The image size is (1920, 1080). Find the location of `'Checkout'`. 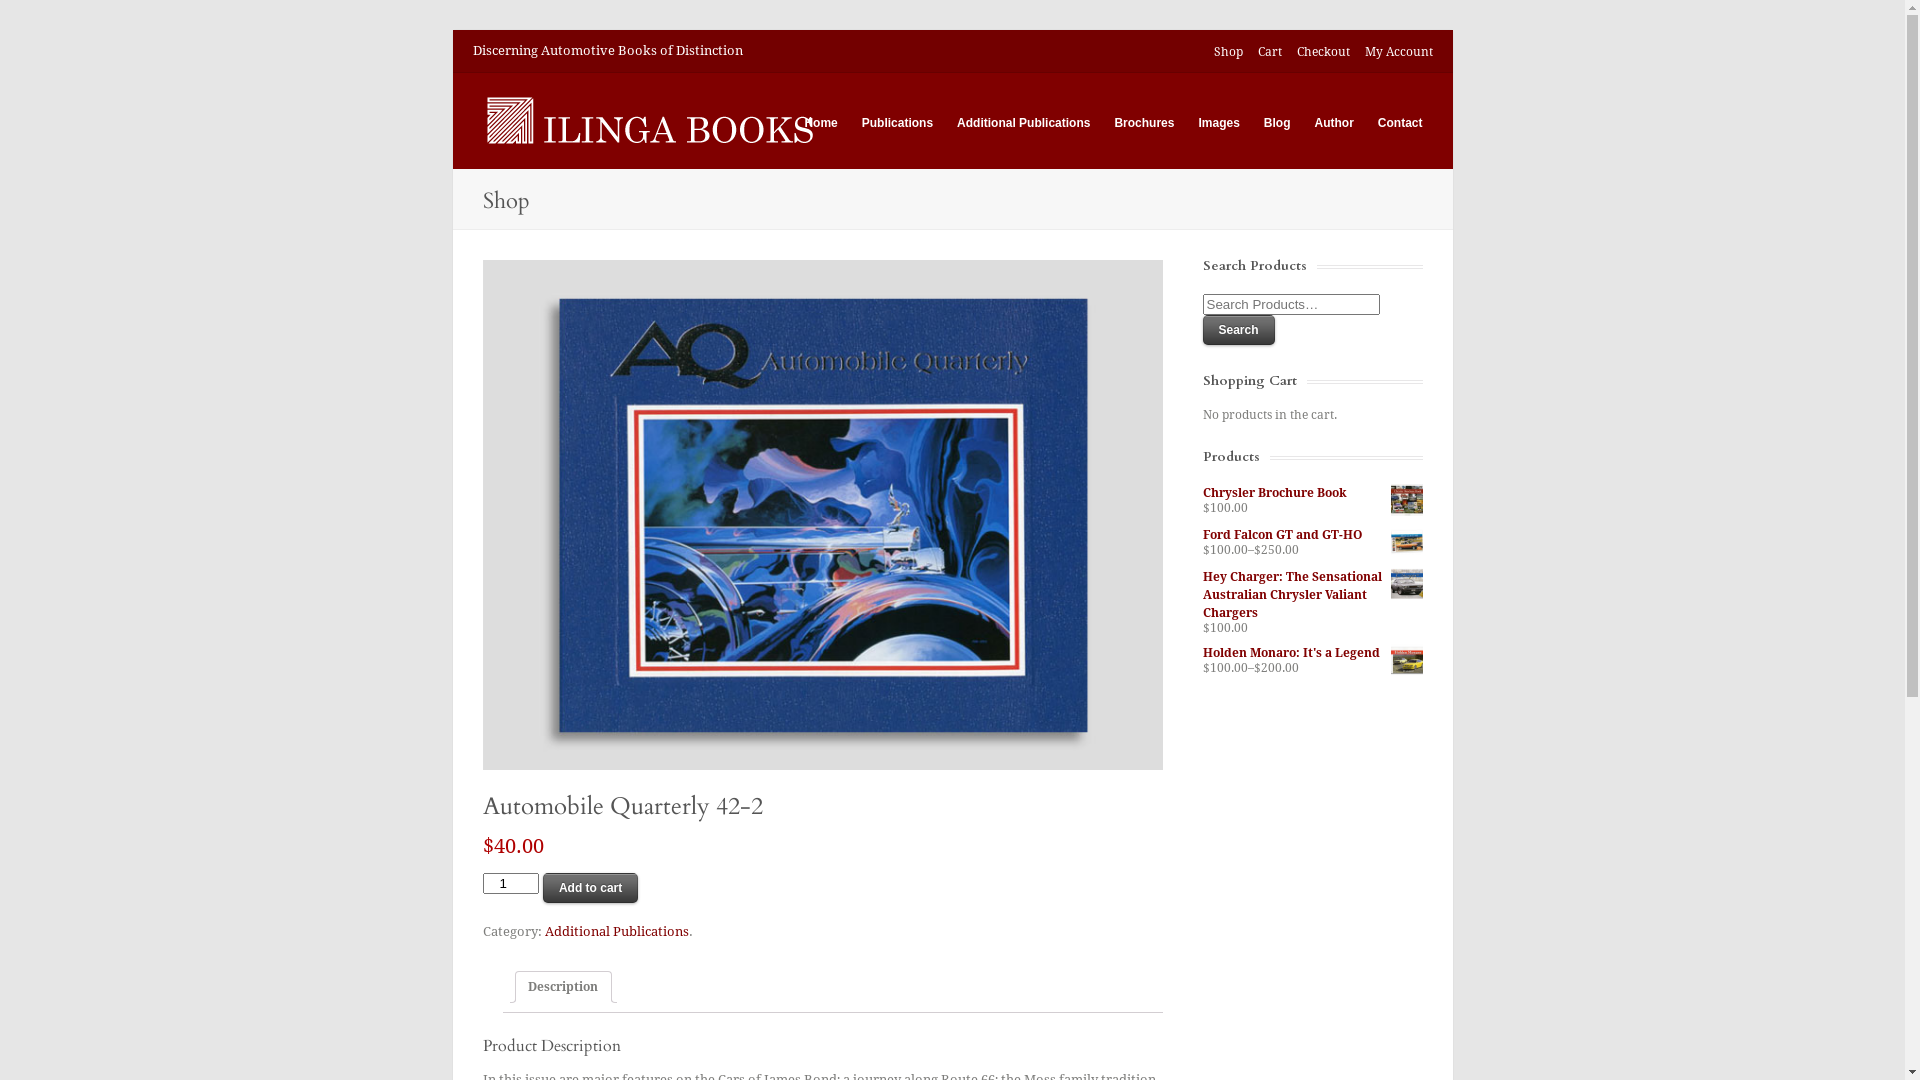

'Checkout' is located at coordinates (1322, 51).